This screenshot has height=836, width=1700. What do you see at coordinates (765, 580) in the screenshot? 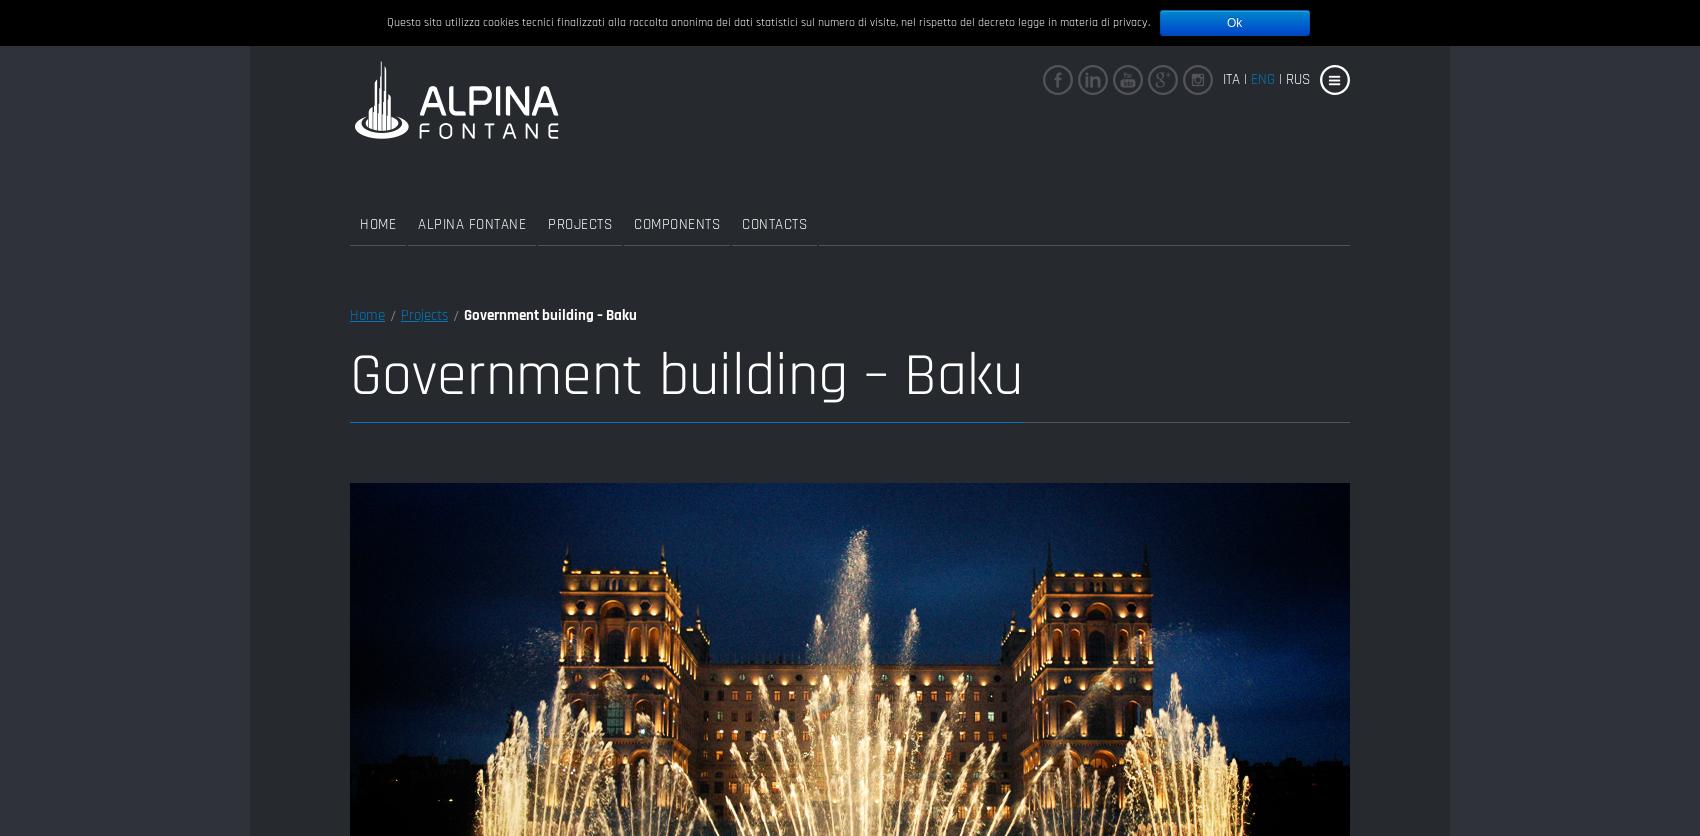
I see `'Lighting'` at bounding box center [765, 580].